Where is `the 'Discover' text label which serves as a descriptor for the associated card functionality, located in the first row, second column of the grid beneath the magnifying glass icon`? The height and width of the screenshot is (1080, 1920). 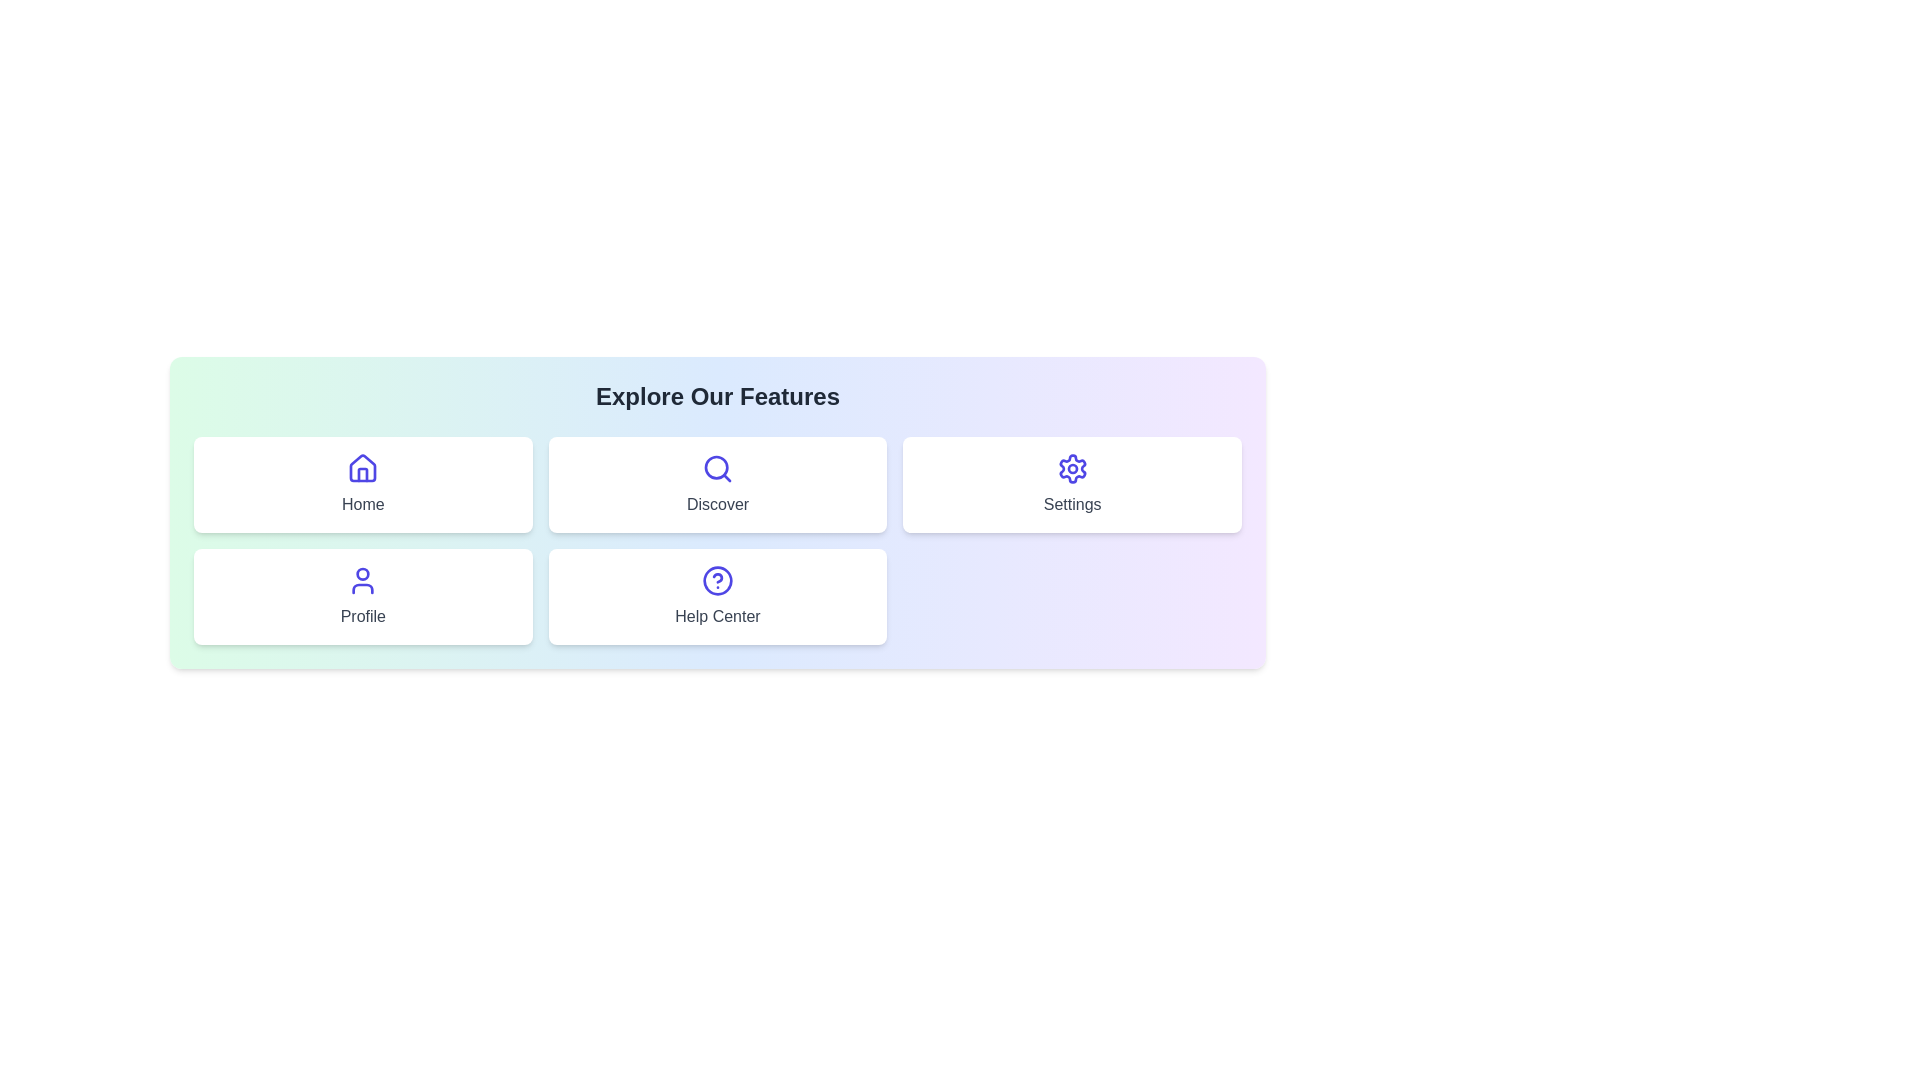 the 'Discover' text label which serves as a descriptor for the associated card functionality, located in the first row, second column of the grid beneath the magnifying glass icon is located at coordinates (718, 504).